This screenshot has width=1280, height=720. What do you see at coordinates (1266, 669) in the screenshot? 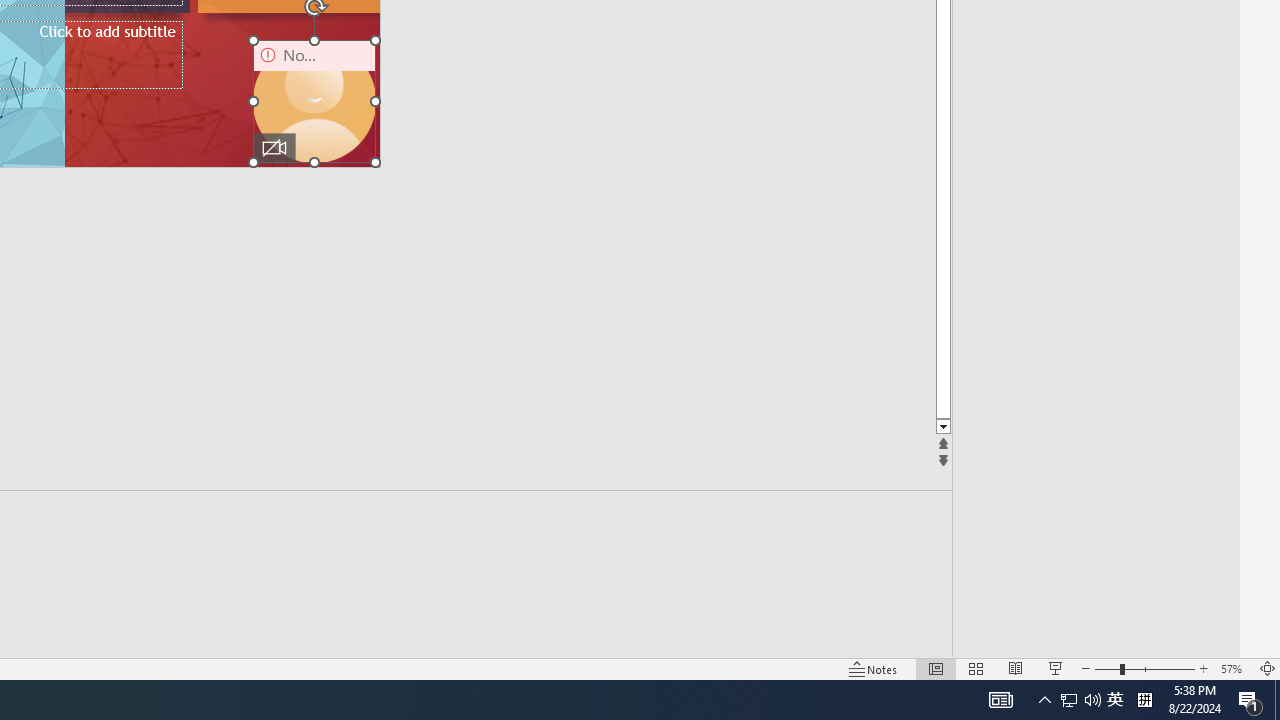
I see `'Zoom to Fit '` at bounding box center [1266, 669].